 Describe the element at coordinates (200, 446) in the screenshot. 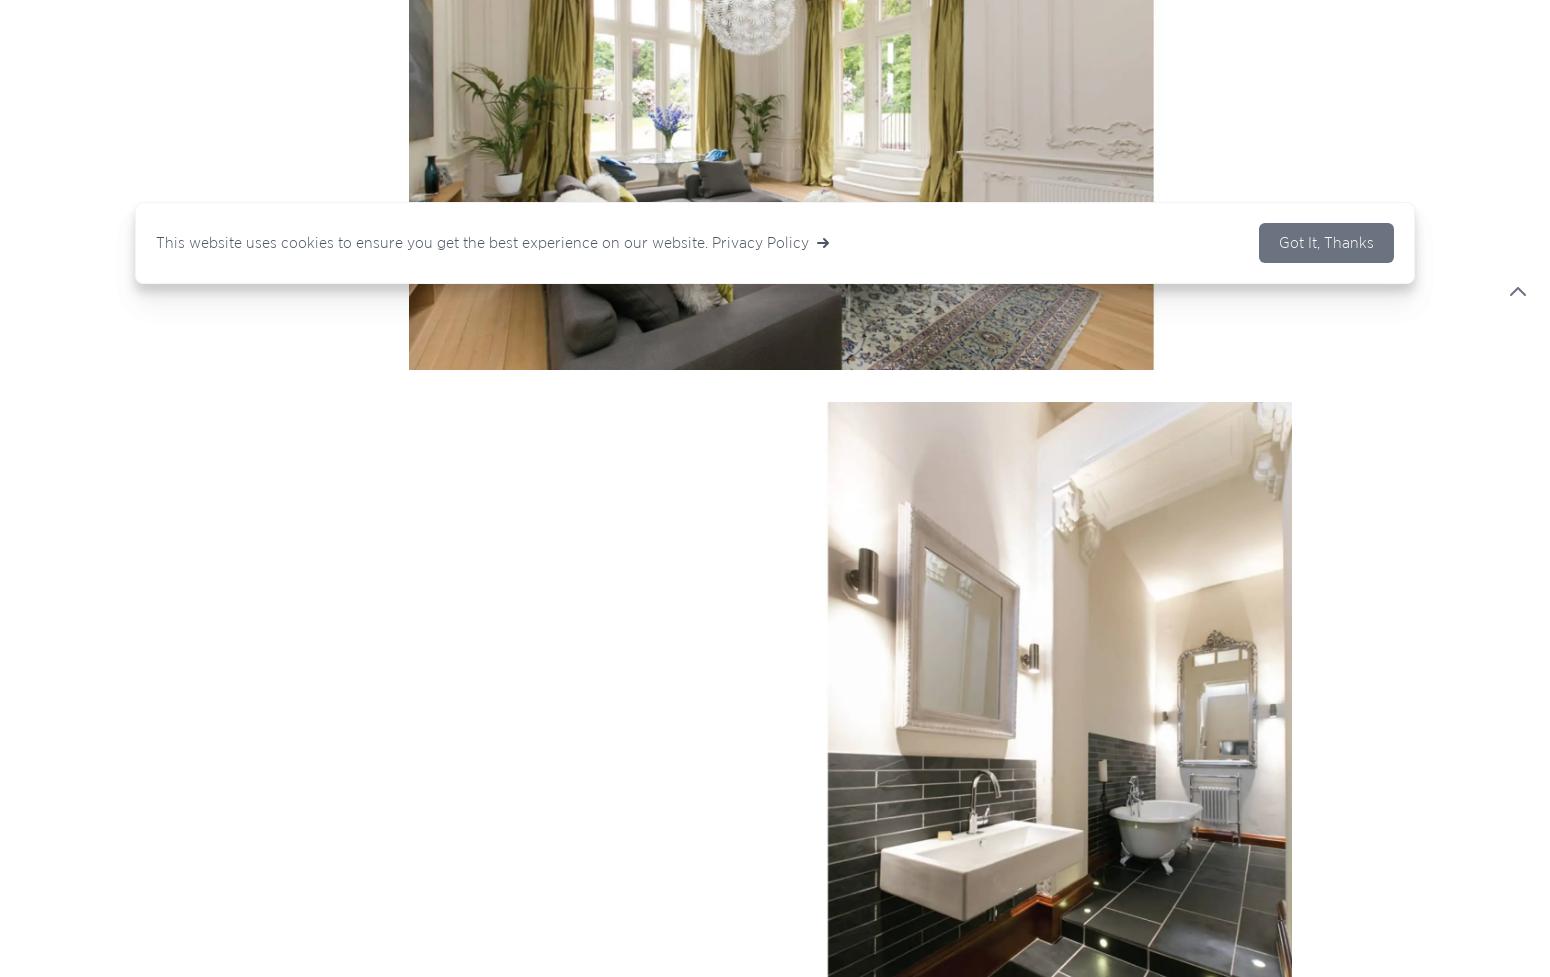

I see `'Please feel free to get in touch with us for a chat about your project ideas.'` at that location.